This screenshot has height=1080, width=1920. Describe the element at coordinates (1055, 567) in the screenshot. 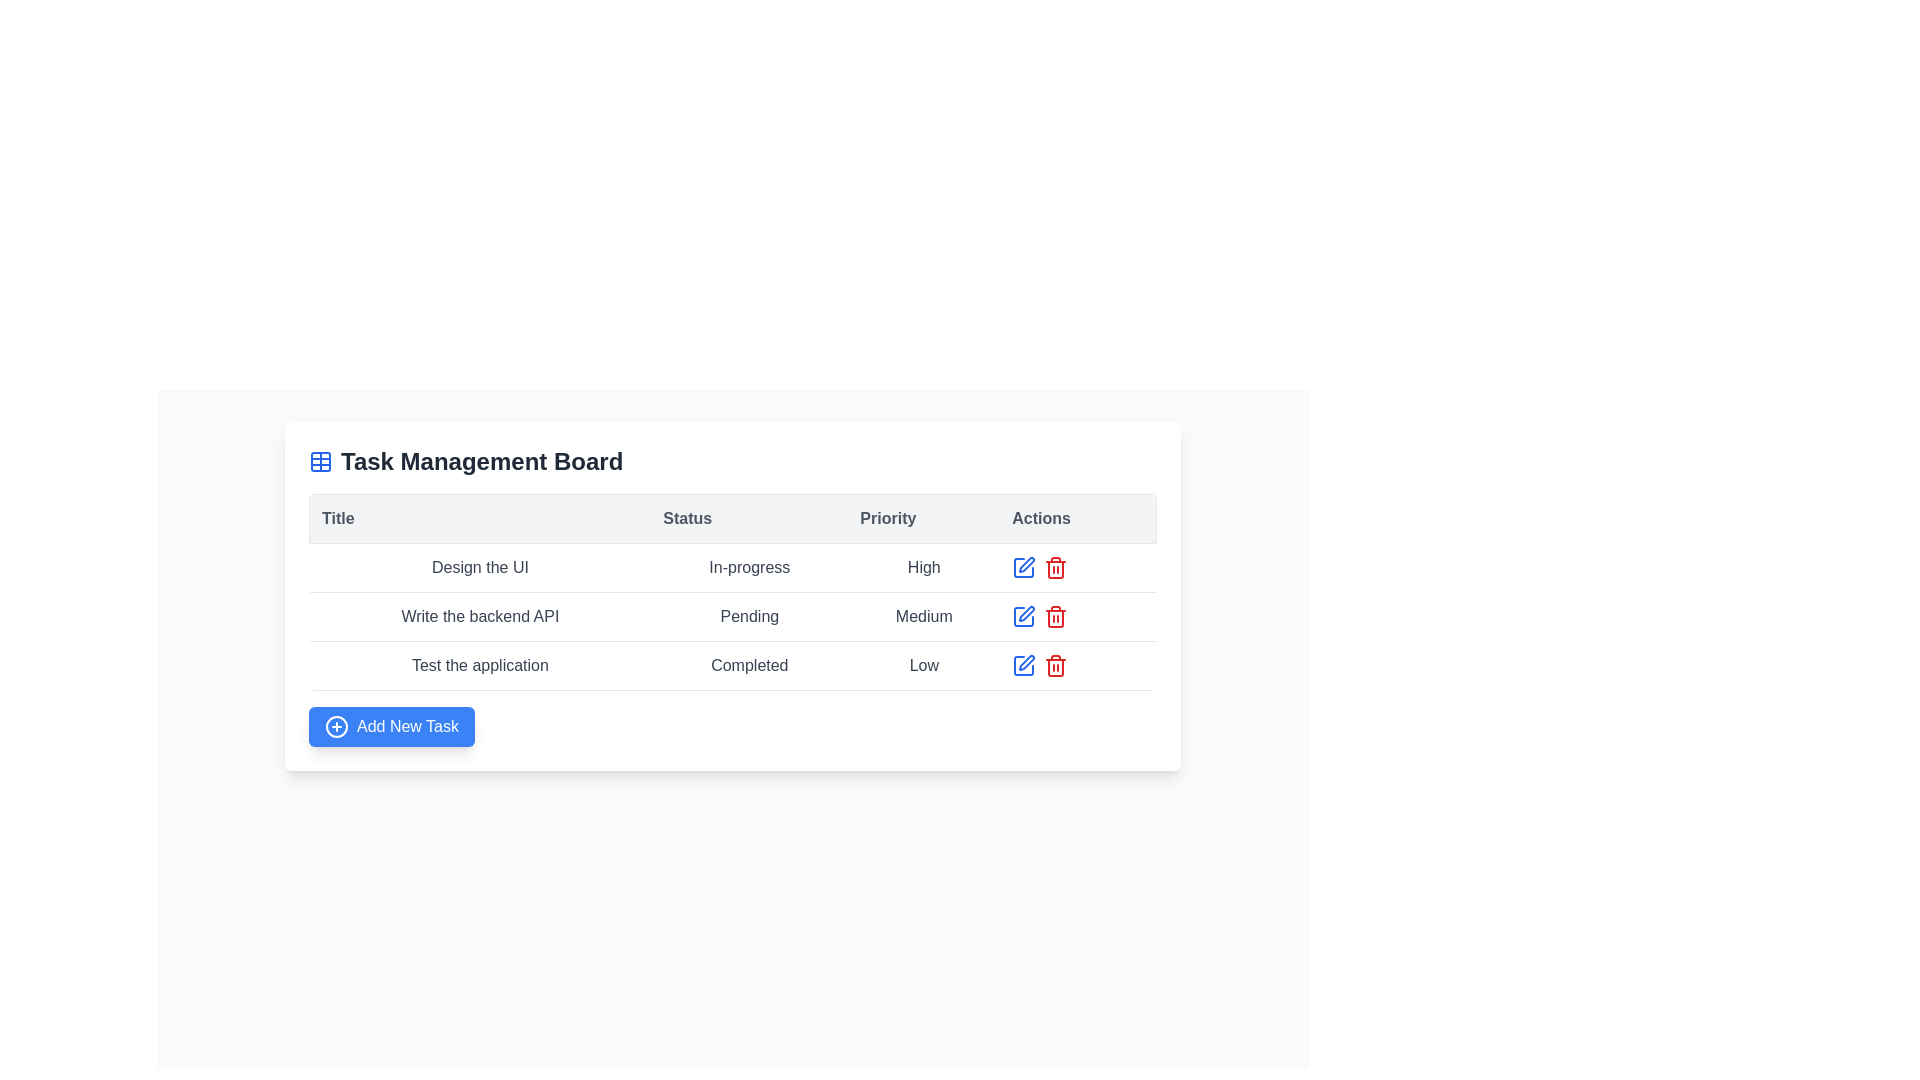

I see `the delete icon button in the 'Actions' column of the 'In-progress' task row` at that location.